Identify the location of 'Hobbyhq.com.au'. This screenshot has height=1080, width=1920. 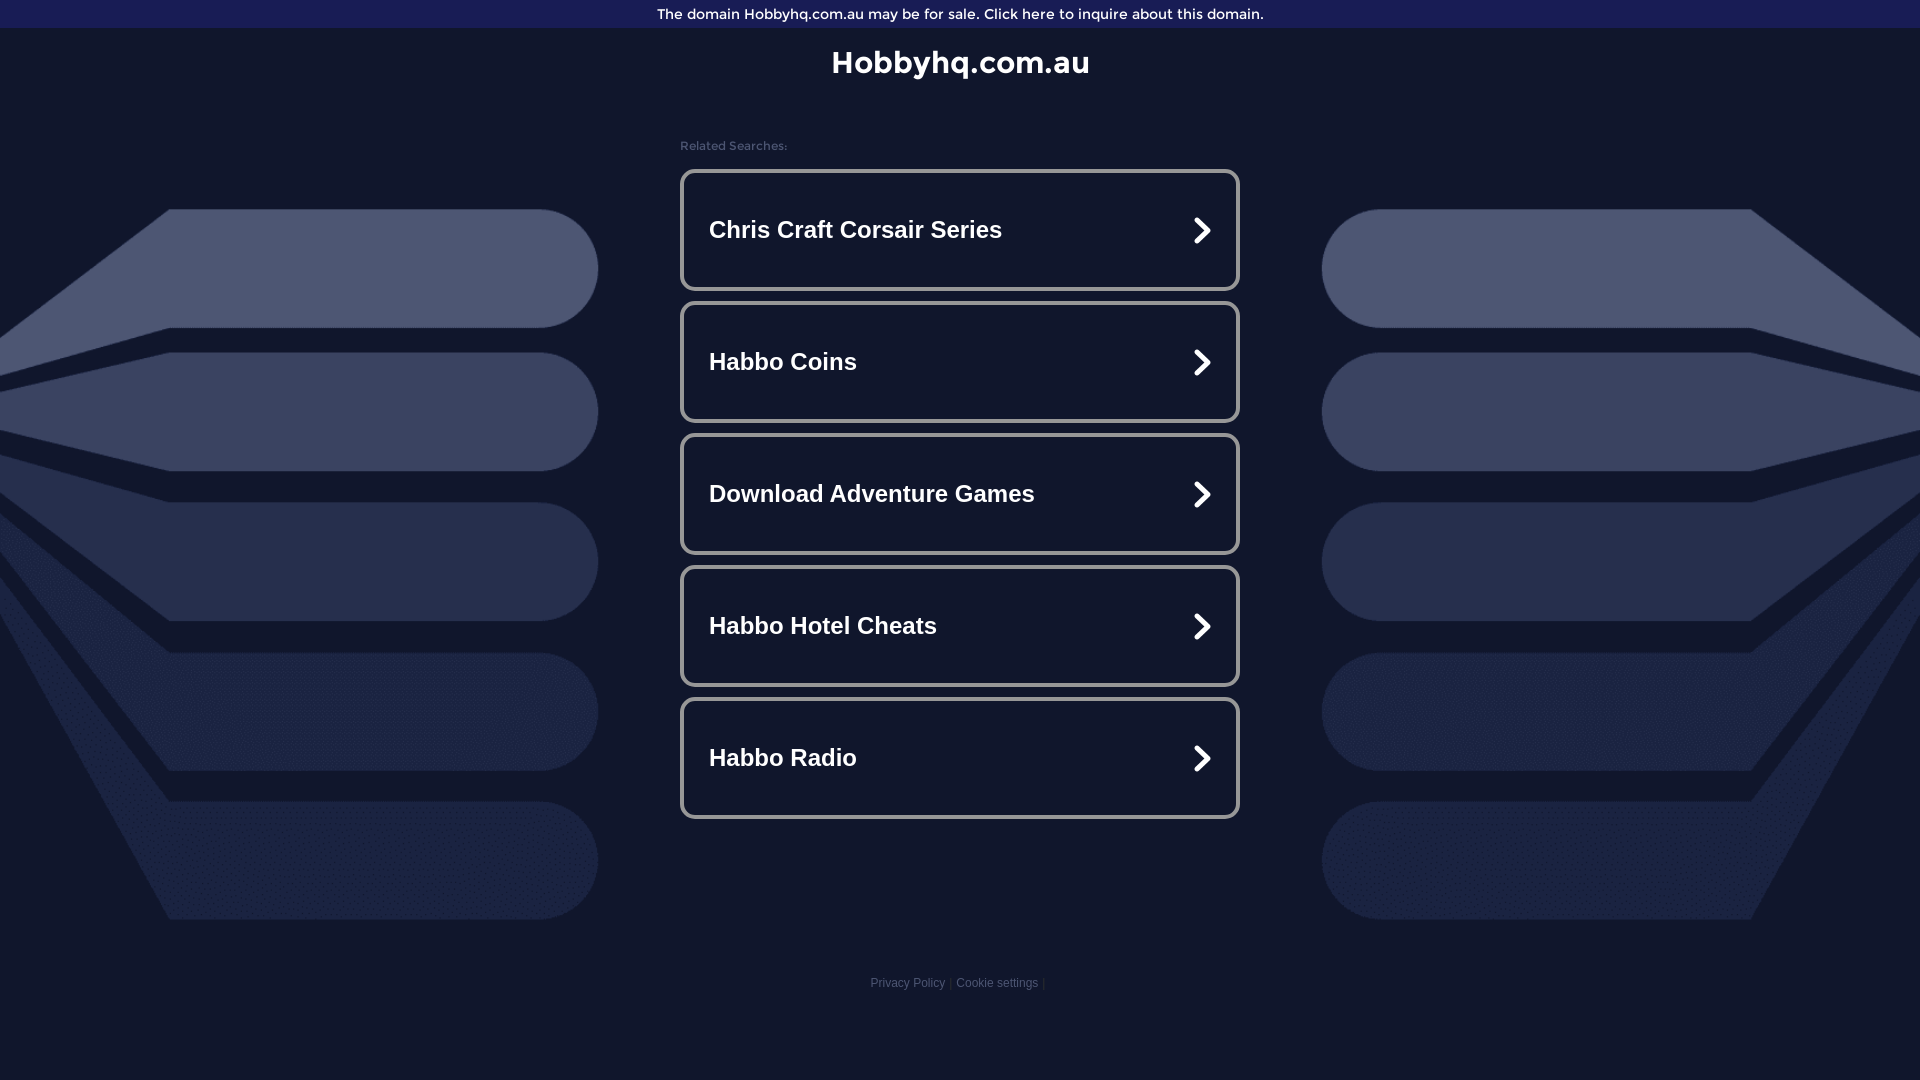
(958, 61).